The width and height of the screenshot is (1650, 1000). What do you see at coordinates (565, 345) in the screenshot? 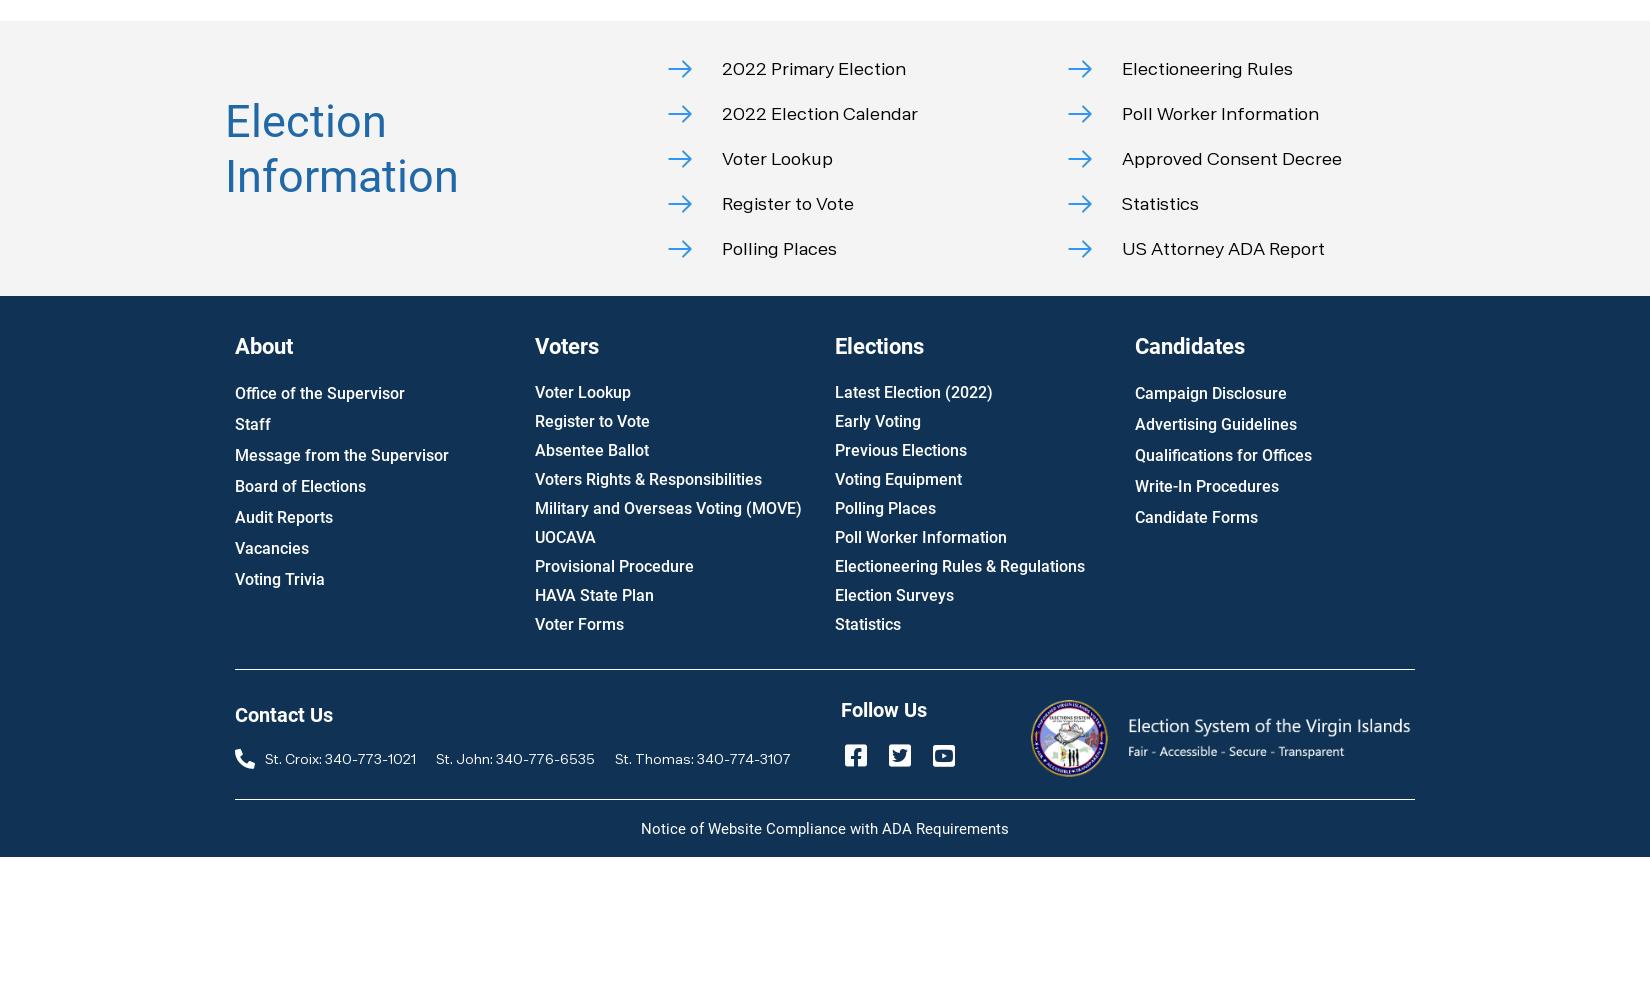
I see `'Voters'` at bounding box center [565, 345].